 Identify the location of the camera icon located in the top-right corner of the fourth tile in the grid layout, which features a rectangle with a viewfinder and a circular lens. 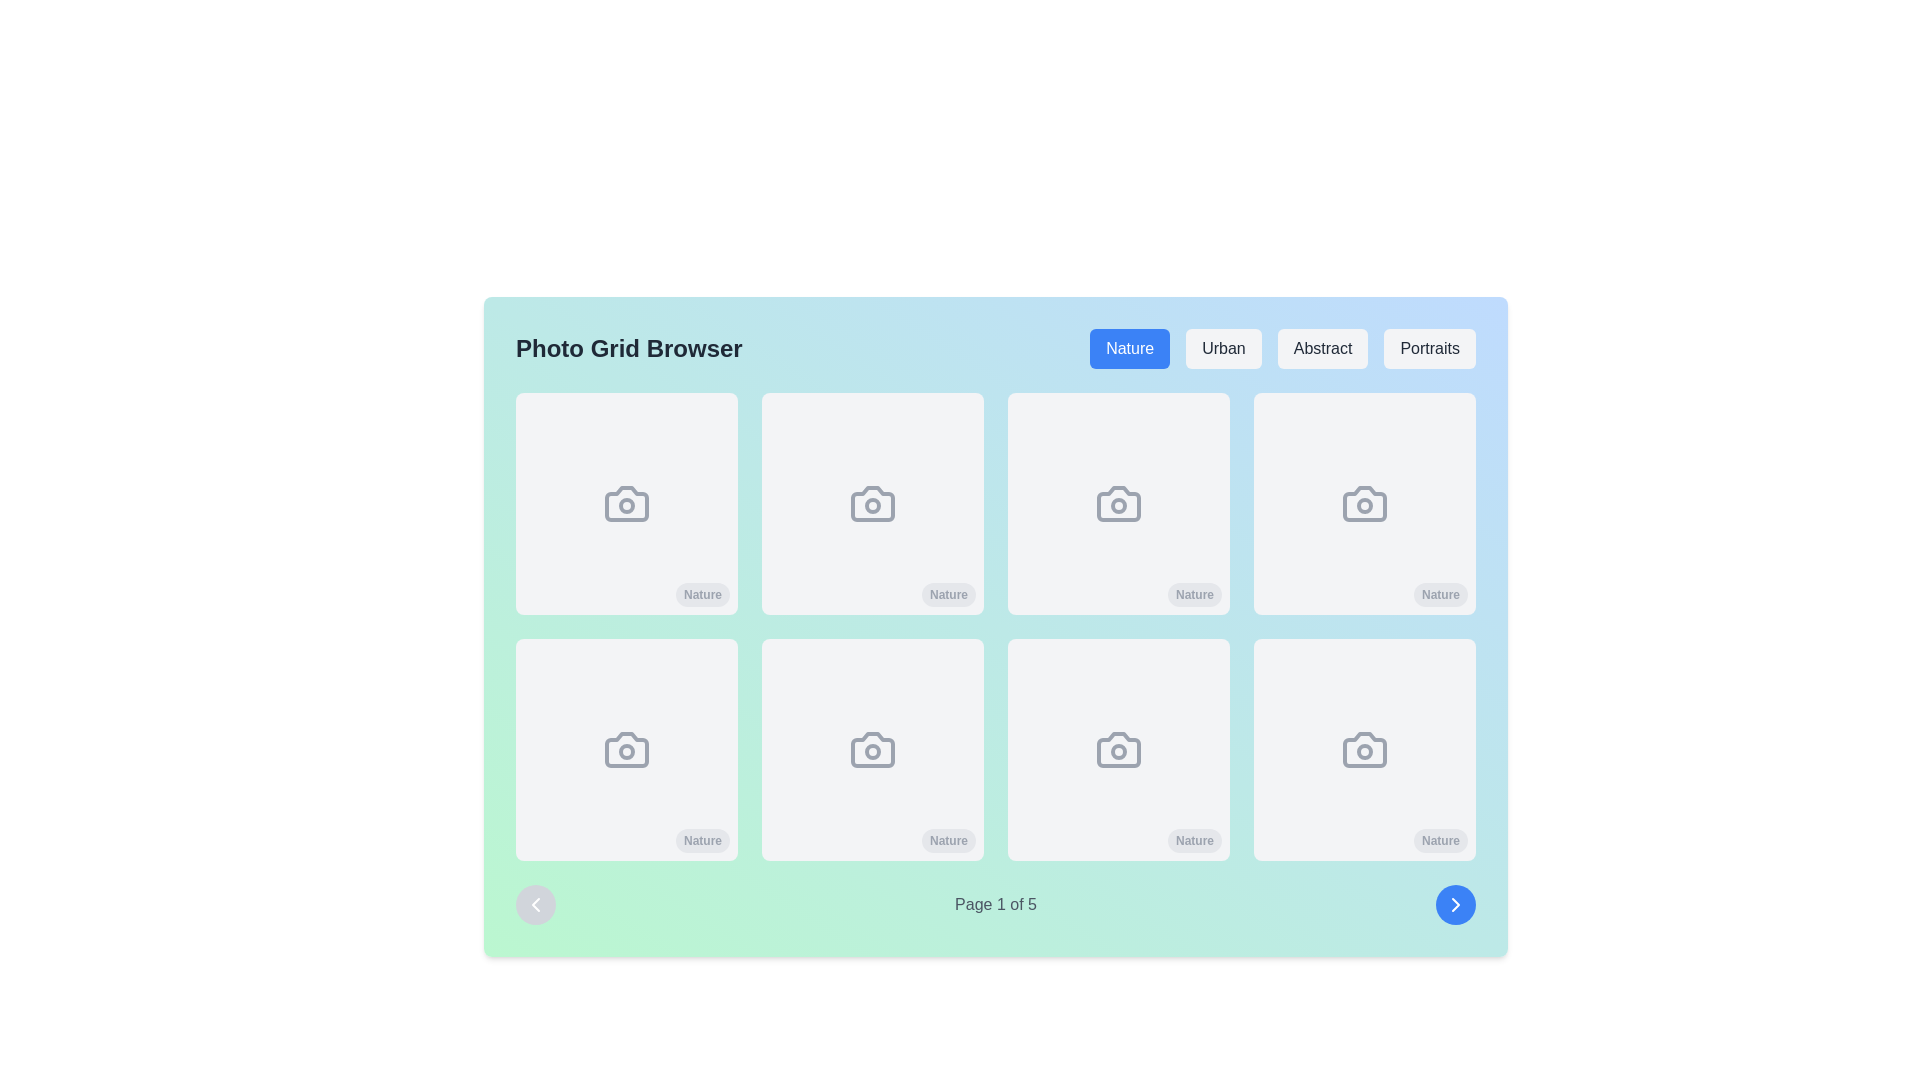
(1363, 503).